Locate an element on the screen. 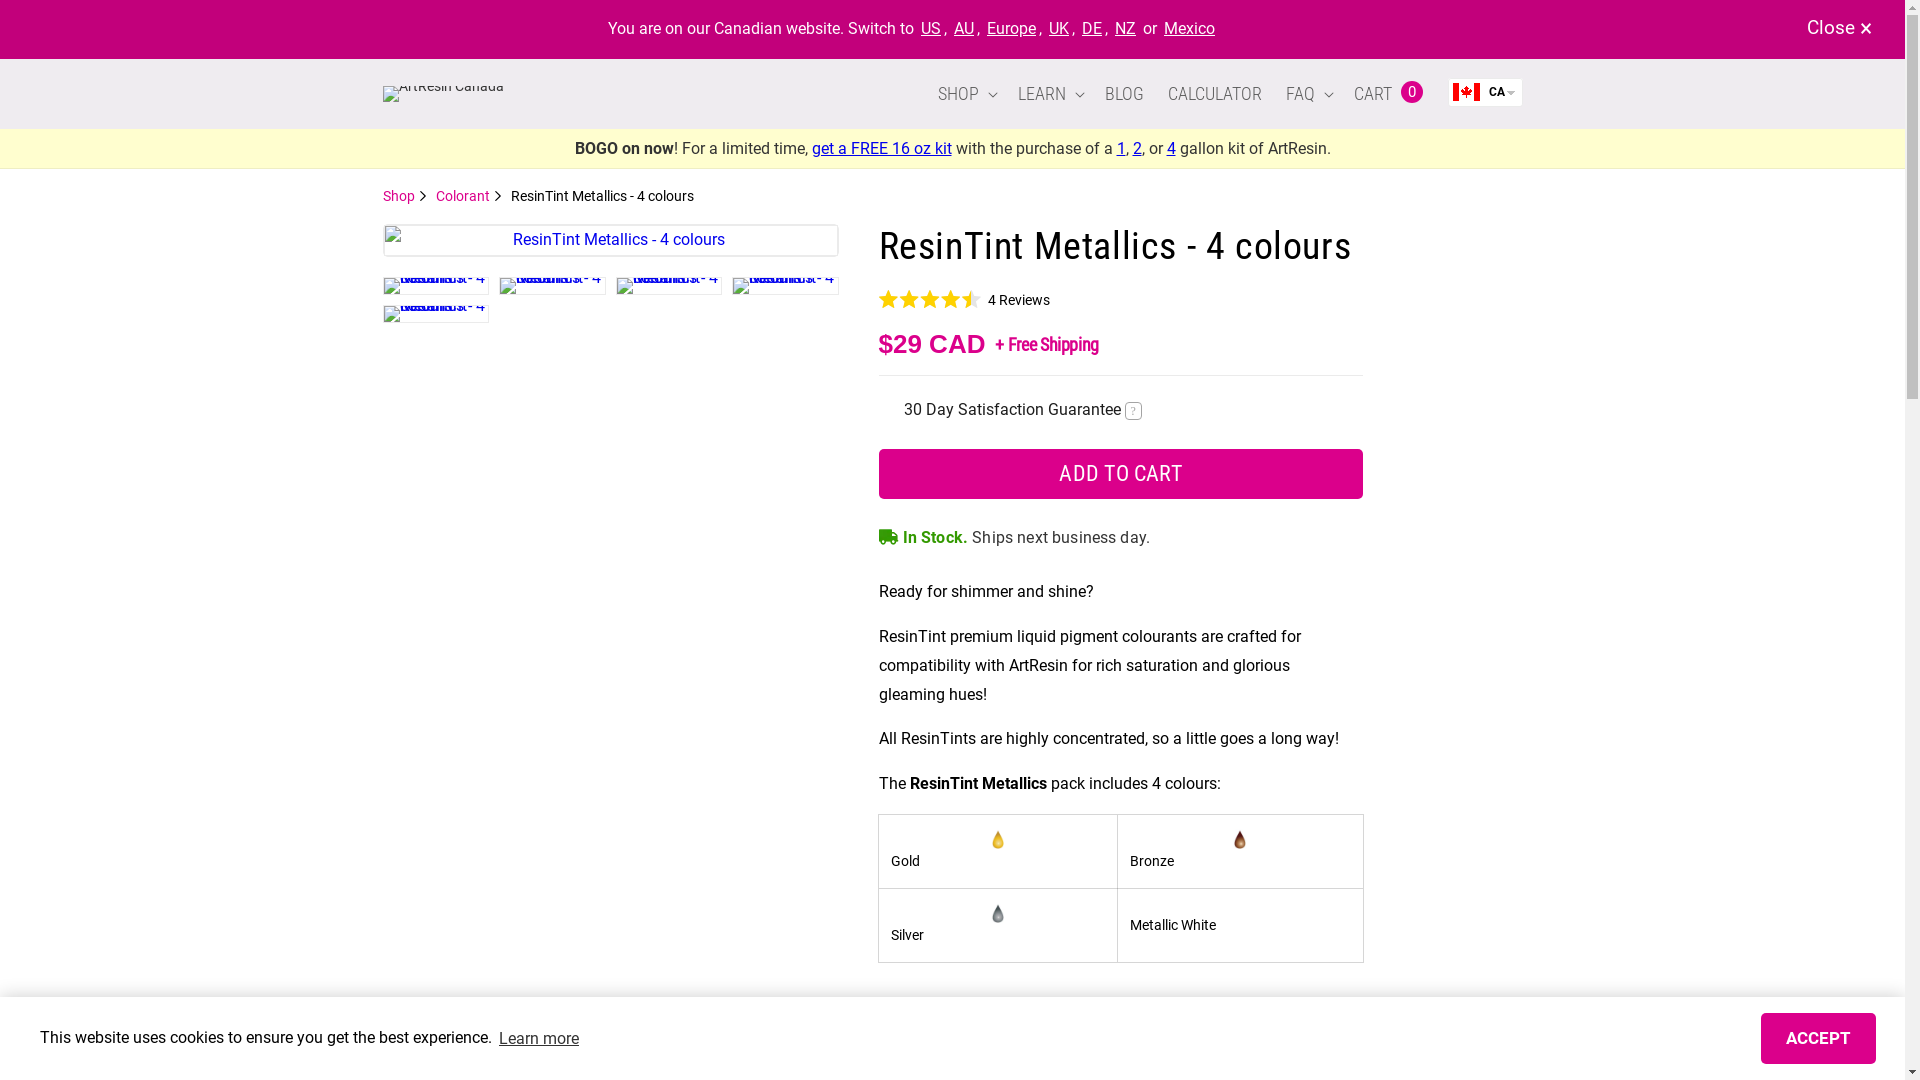 Image resolution: width=1920 pixels, height=1080 pixels. 'AU' is located at coordinates (964, 28).